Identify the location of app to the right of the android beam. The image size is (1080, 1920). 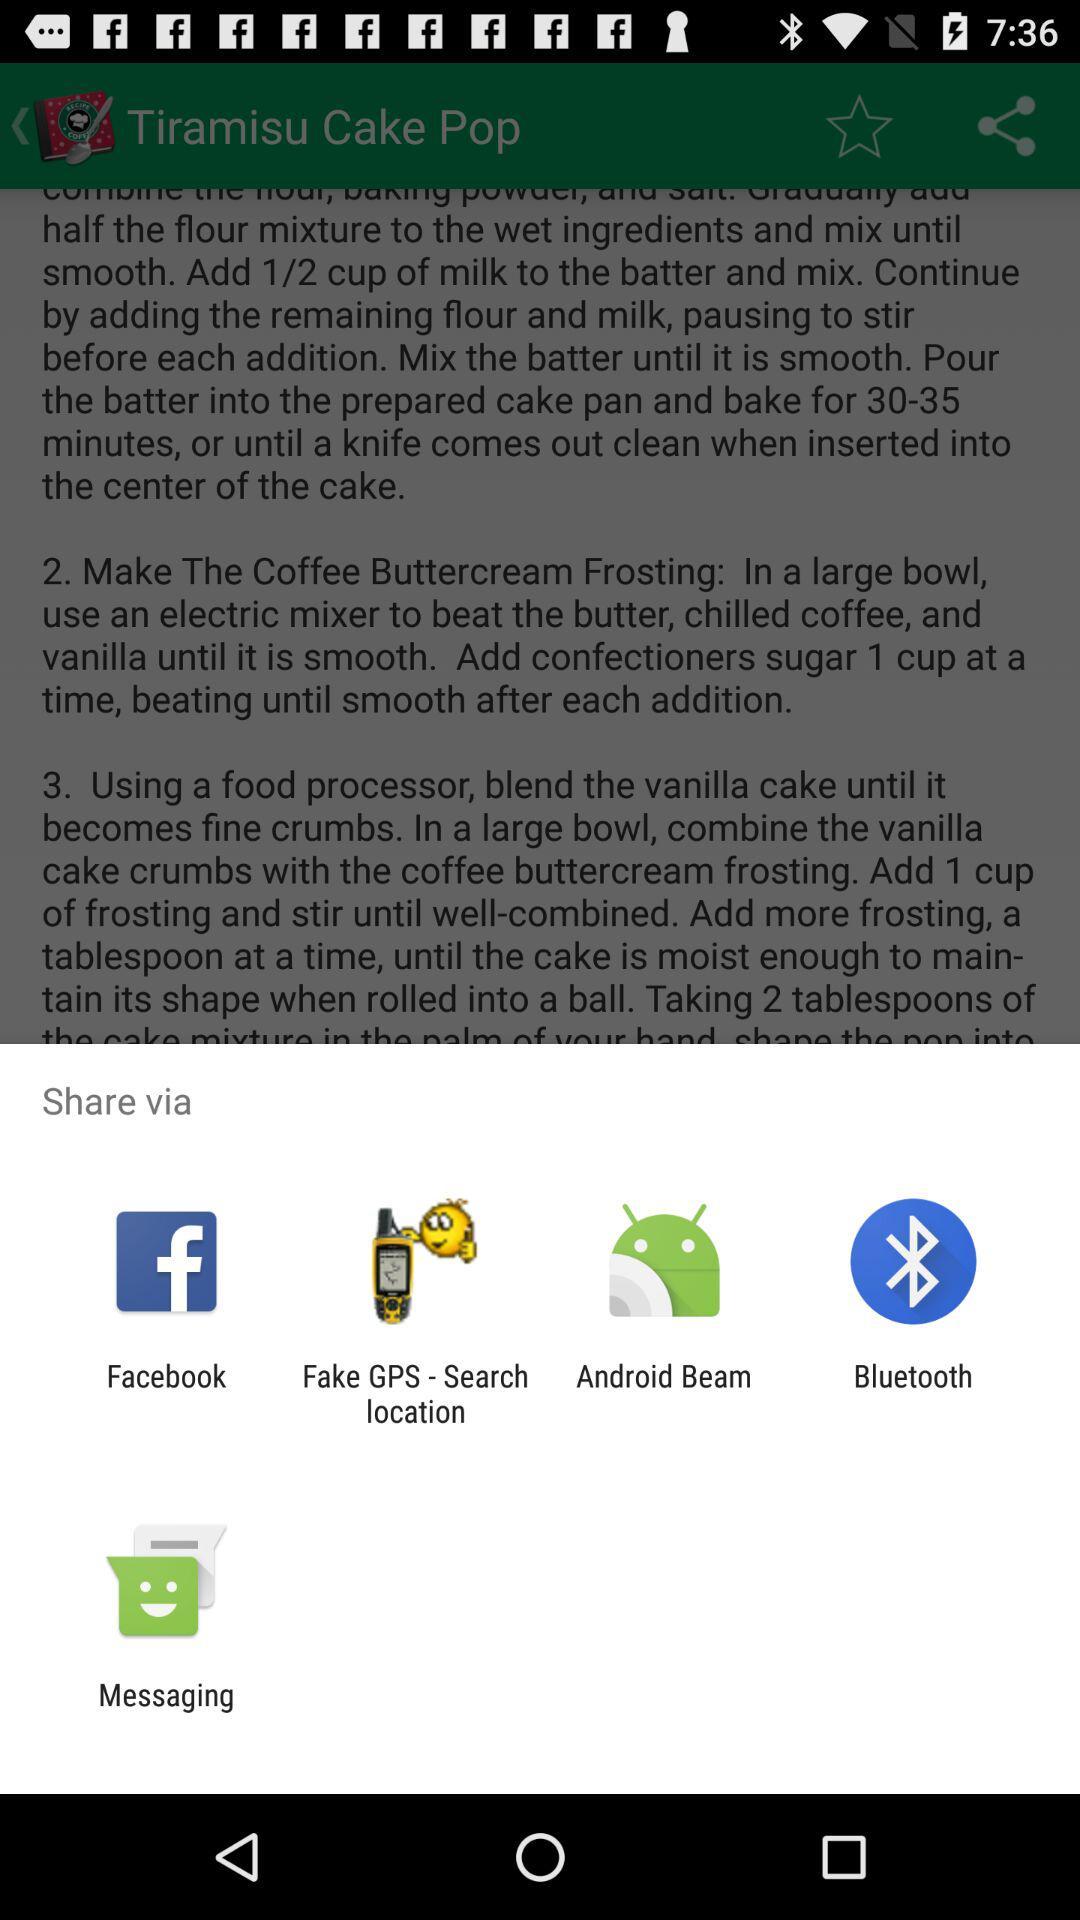
(913, 1392).